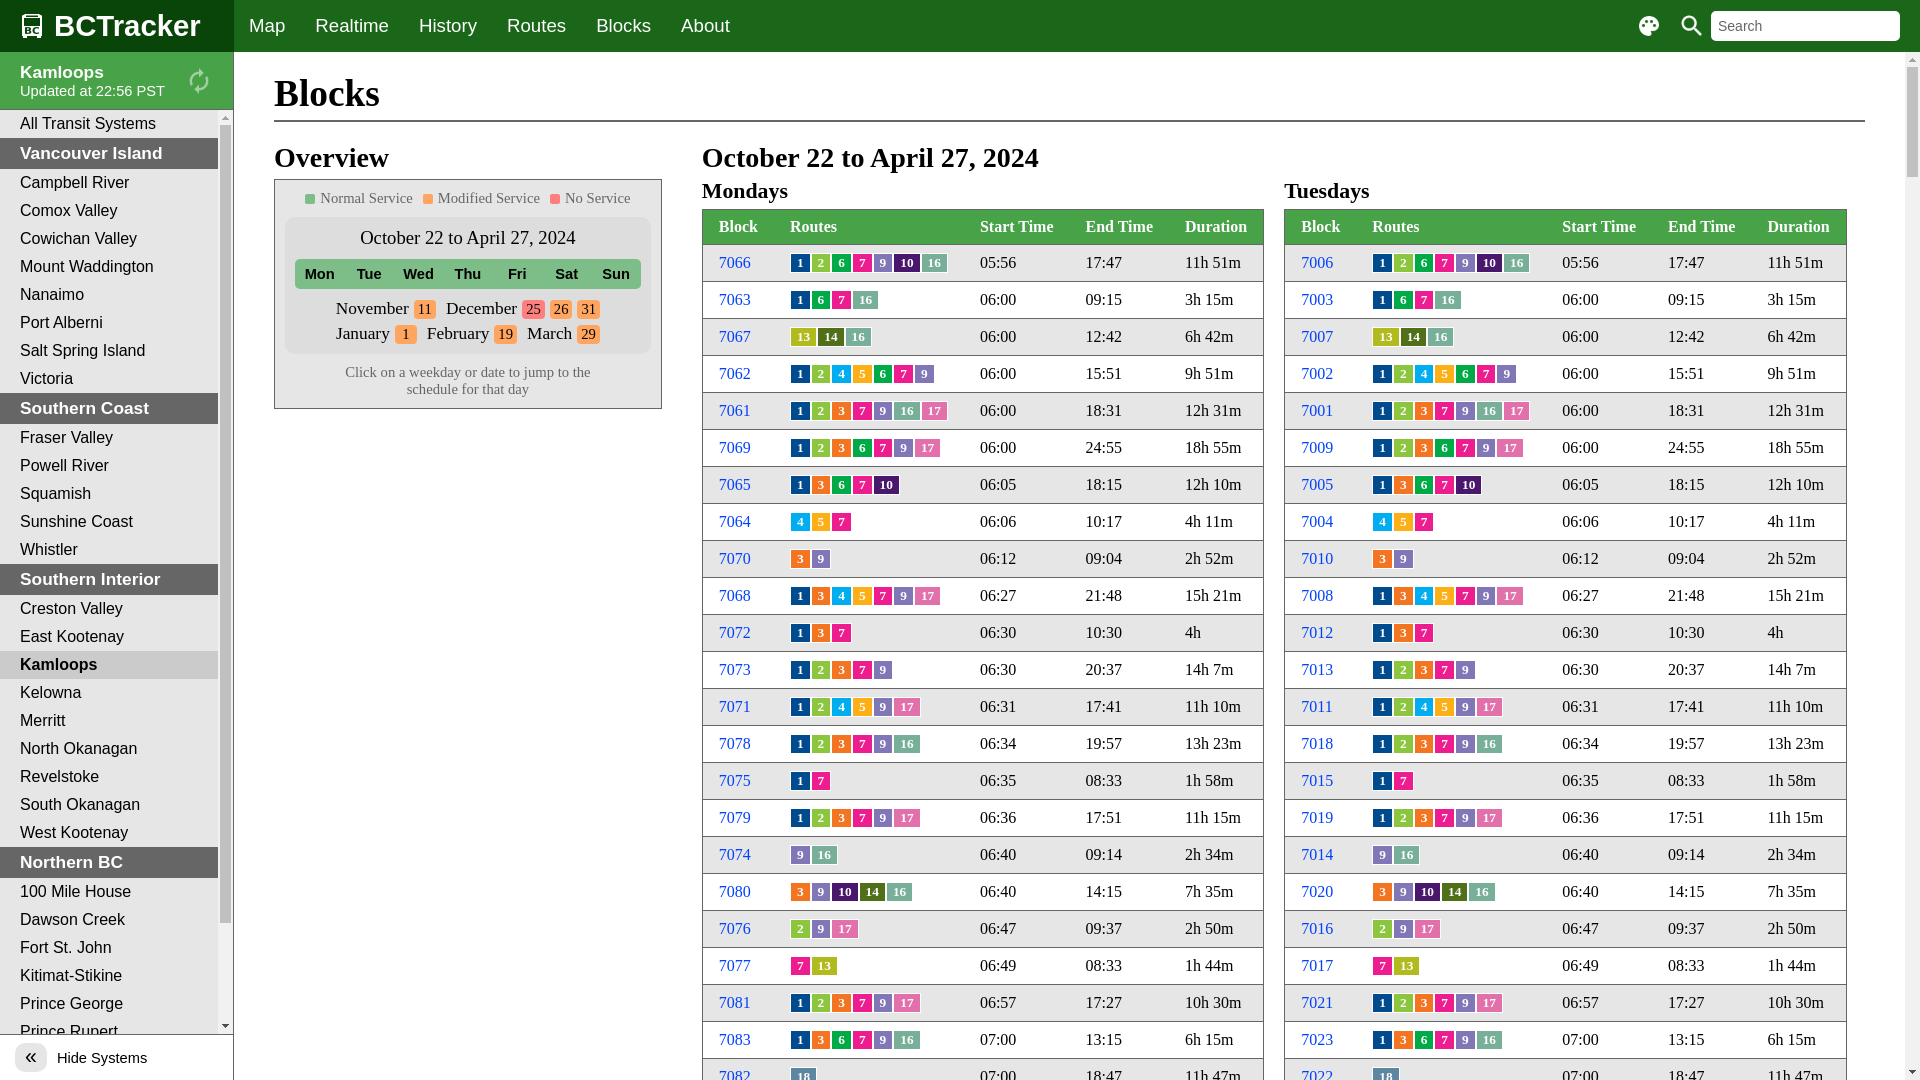  Describe the element at coordinates (733, 743) in the screenshot. I see `'7078'` at that location.